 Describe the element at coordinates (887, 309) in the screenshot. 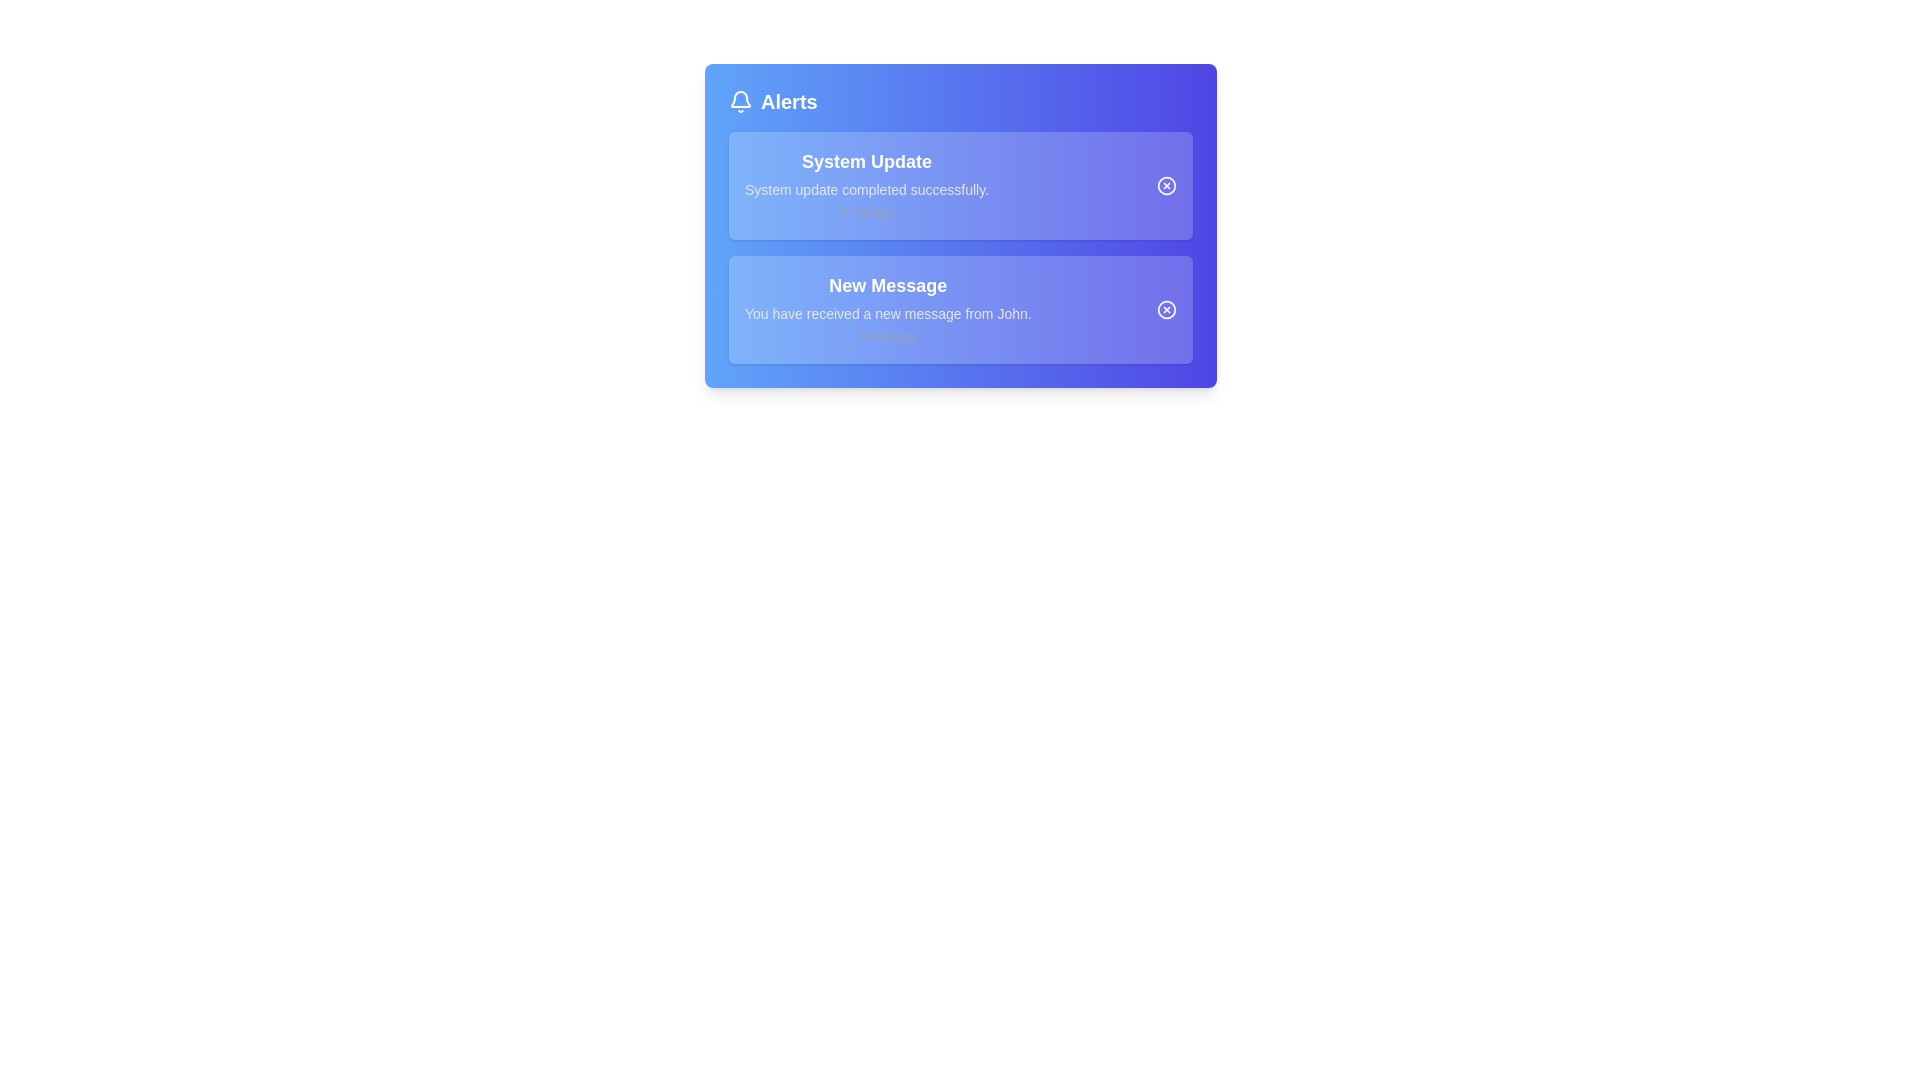

I see `the second notification card item in the 'Alerts' section that informs the user about a new message notification` at that location.